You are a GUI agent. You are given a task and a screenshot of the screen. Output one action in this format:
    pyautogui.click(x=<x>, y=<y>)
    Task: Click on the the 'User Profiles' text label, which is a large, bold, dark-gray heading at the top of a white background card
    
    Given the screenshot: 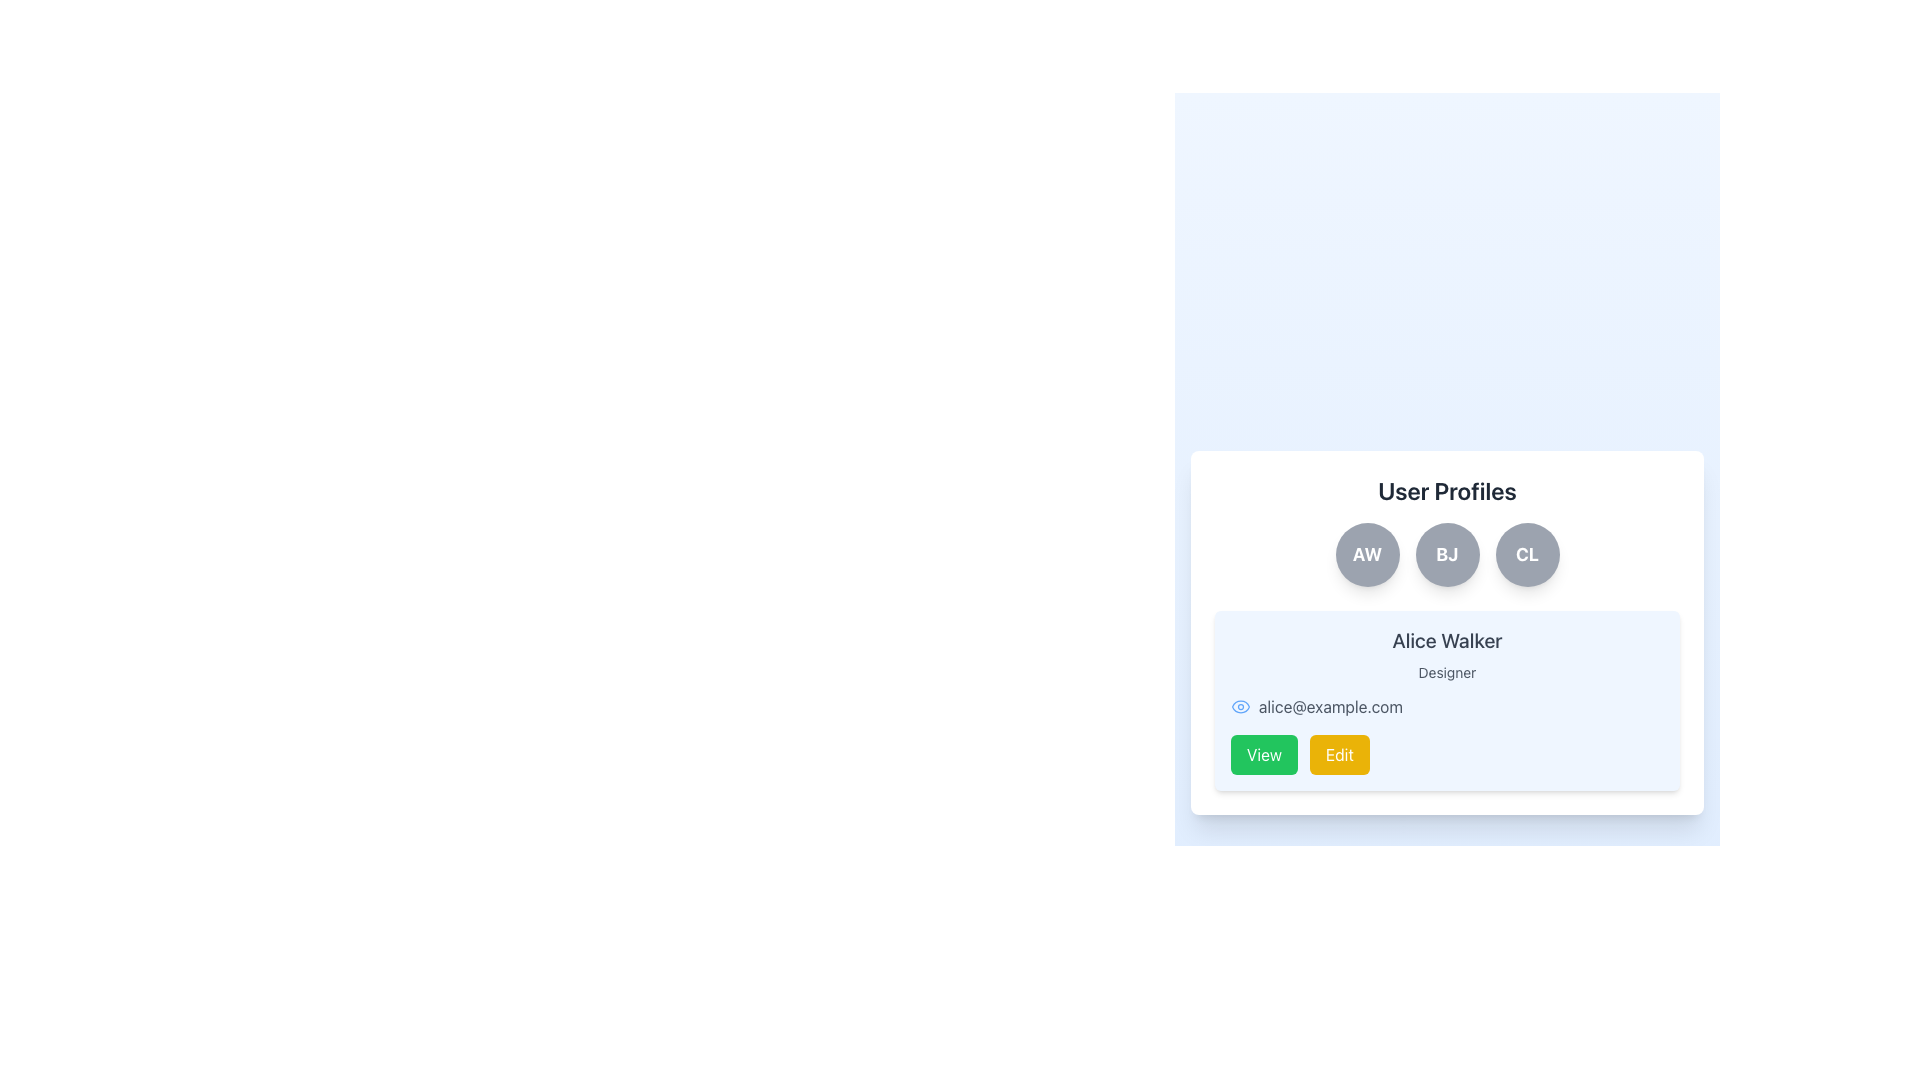 What is the action you would take?
    pyautogui.click(x=1447, y=490)
    